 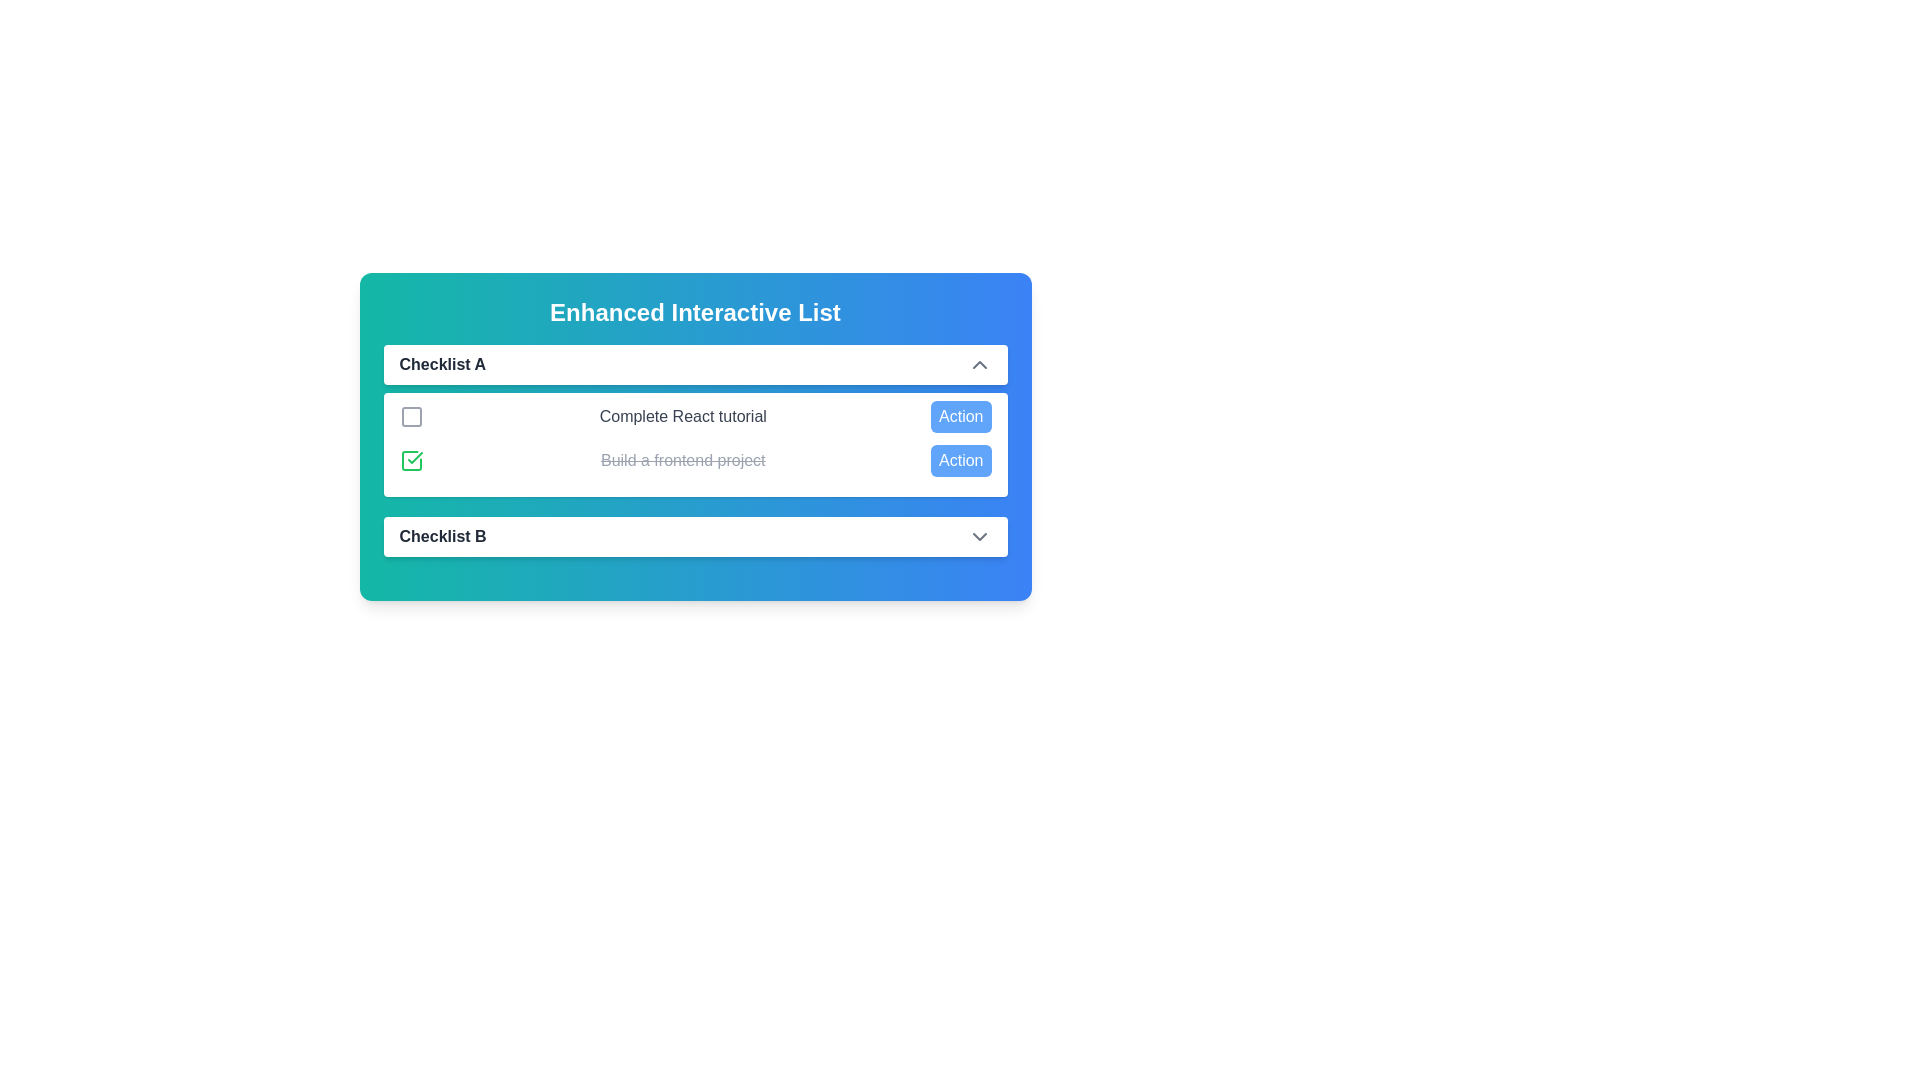 I want to click on the green checkmark icon adjacent, so click(x=413, y=458).